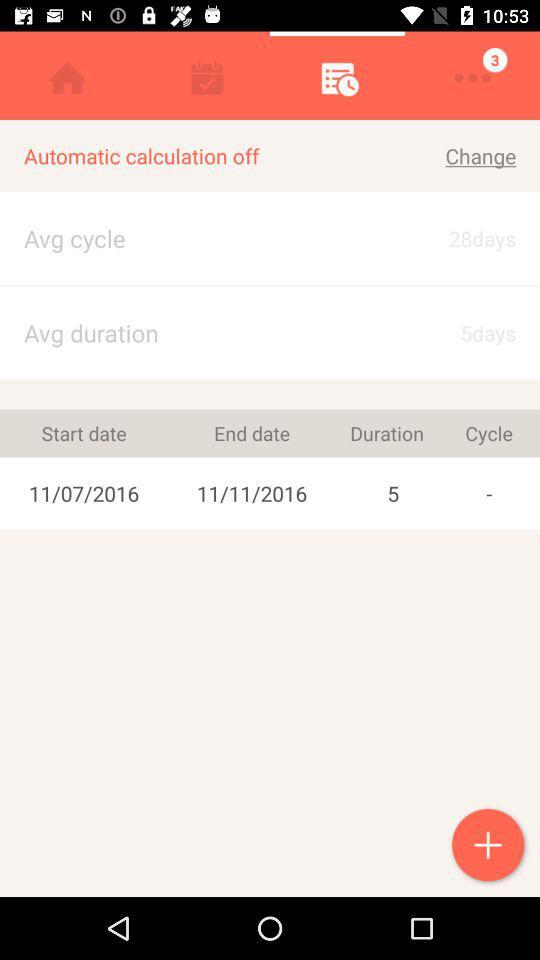 The image size is (540, 960). I want to click on 28days item, so click(463, 238).